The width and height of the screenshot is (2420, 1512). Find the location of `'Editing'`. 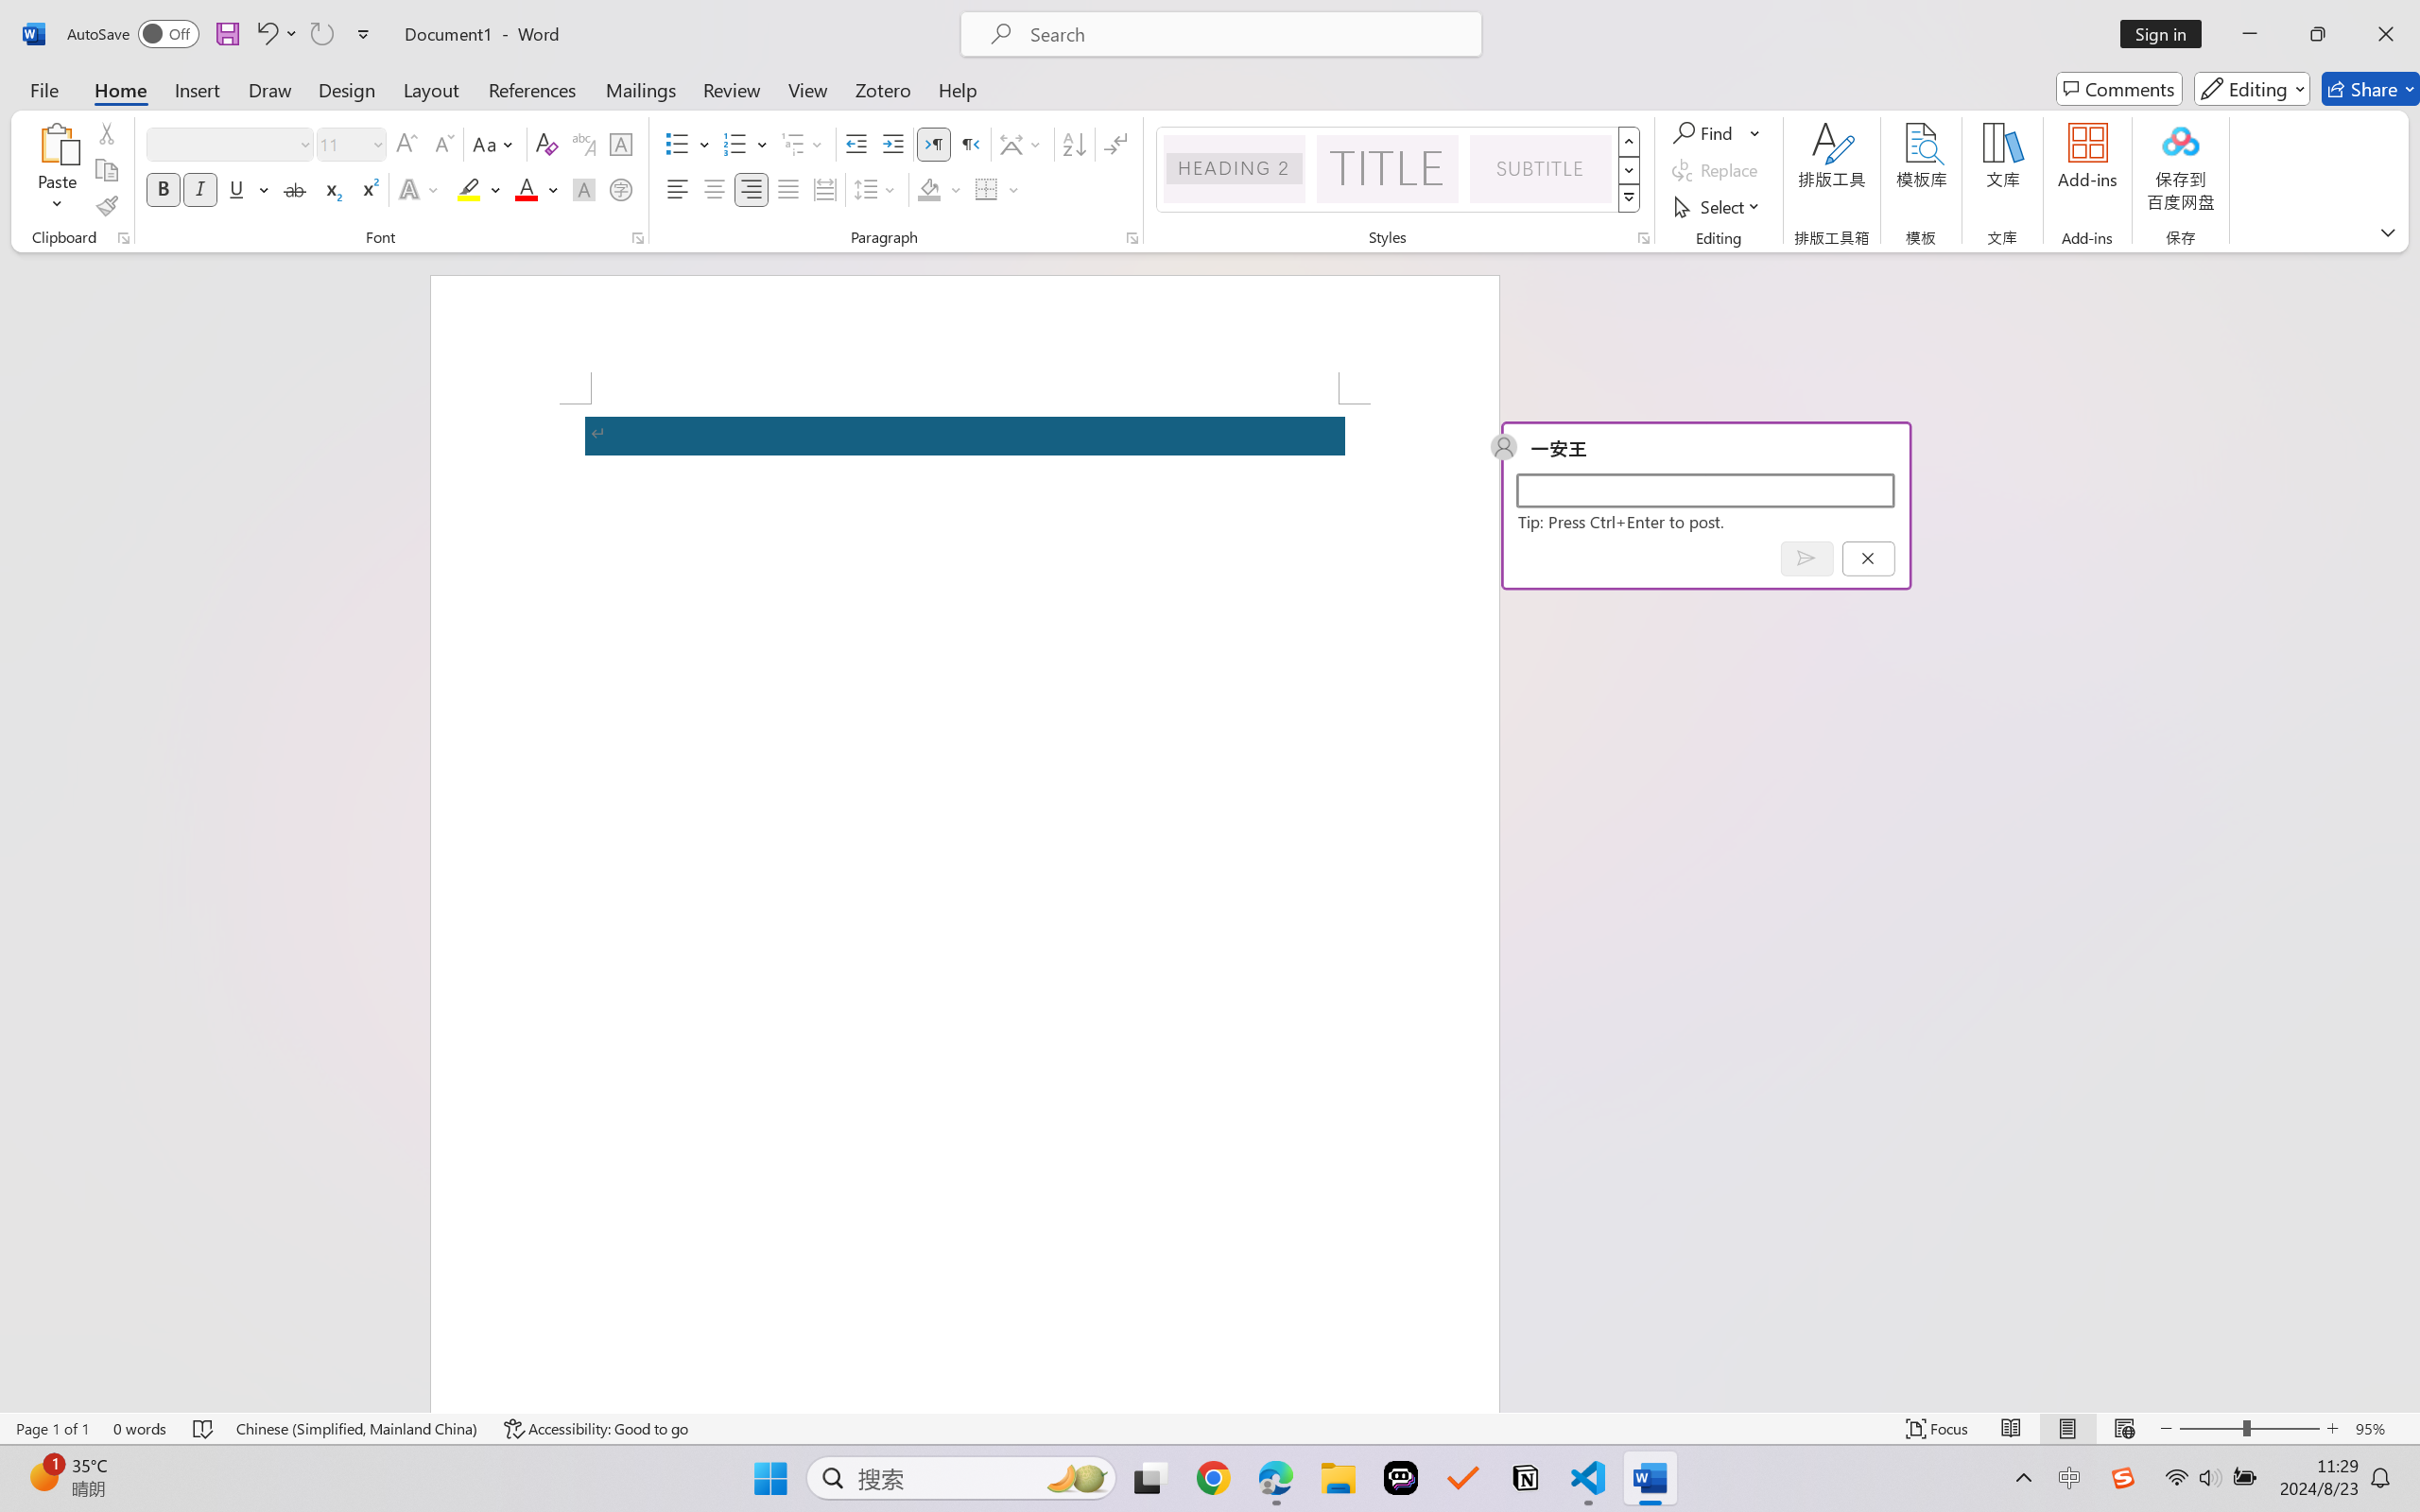

'Editing' is located at coordinates (2253, 88).